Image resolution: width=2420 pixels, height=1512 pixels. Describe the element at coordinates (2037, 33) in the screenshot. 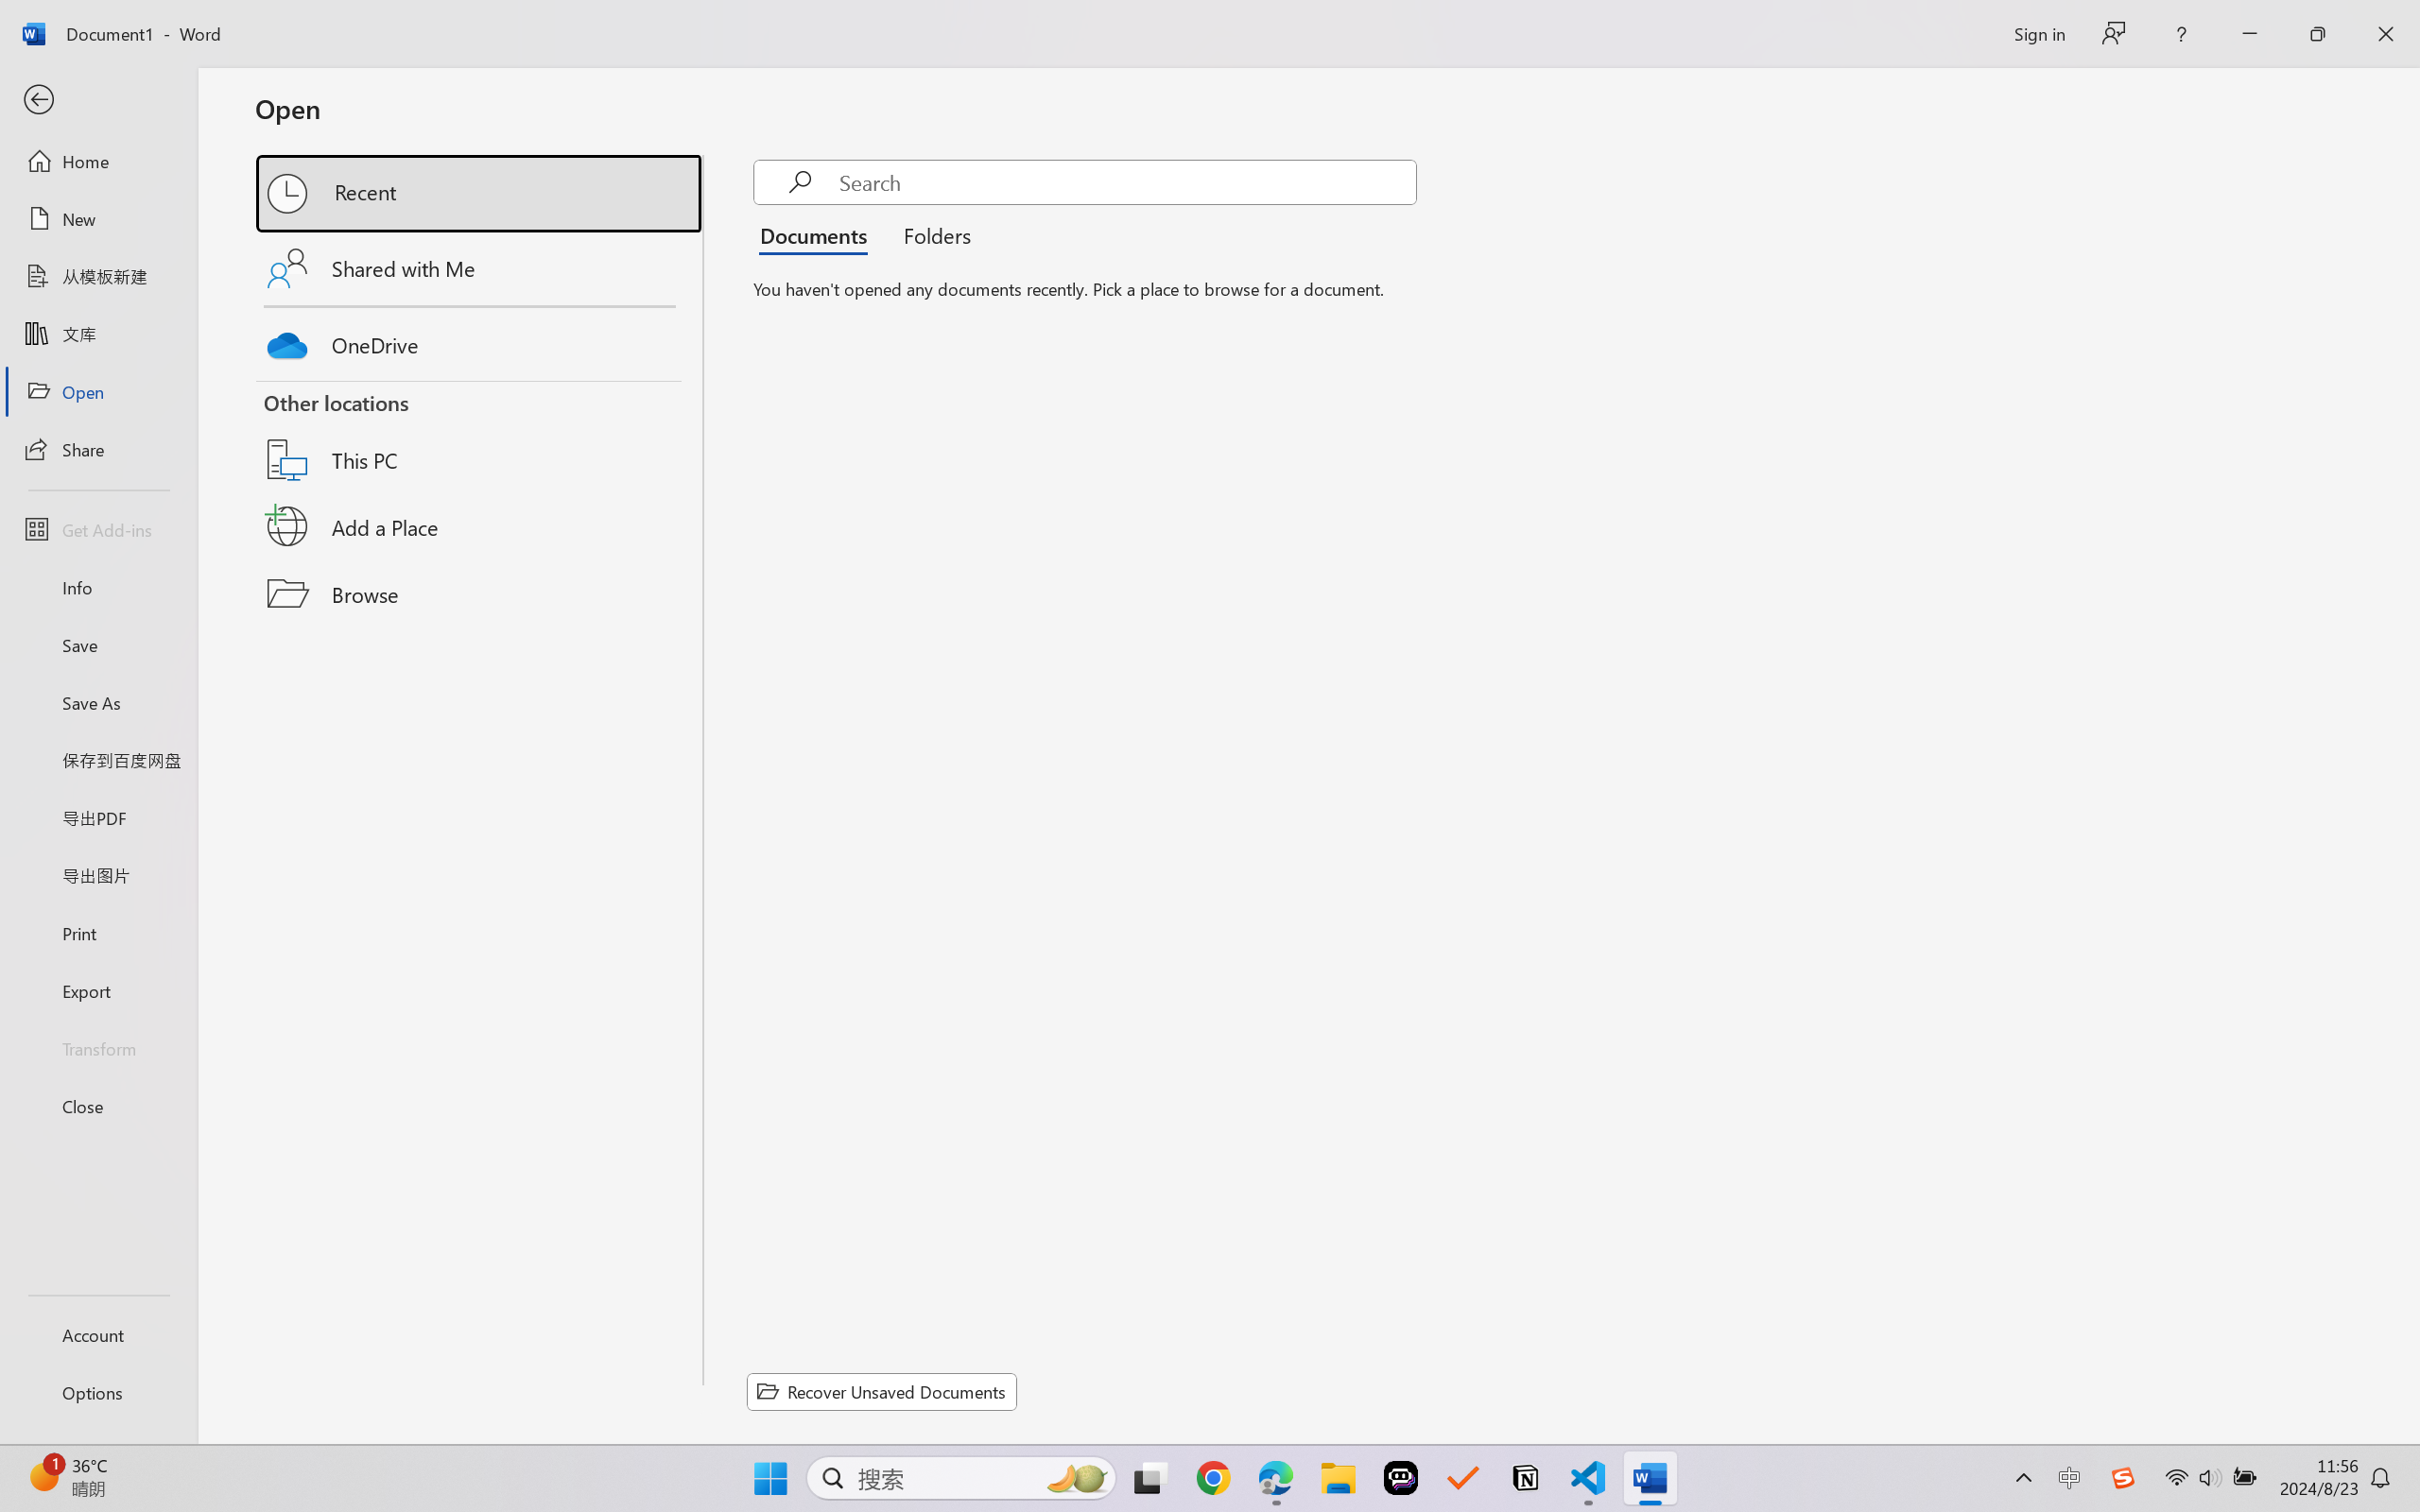

I see `'Sign in'` at that location.